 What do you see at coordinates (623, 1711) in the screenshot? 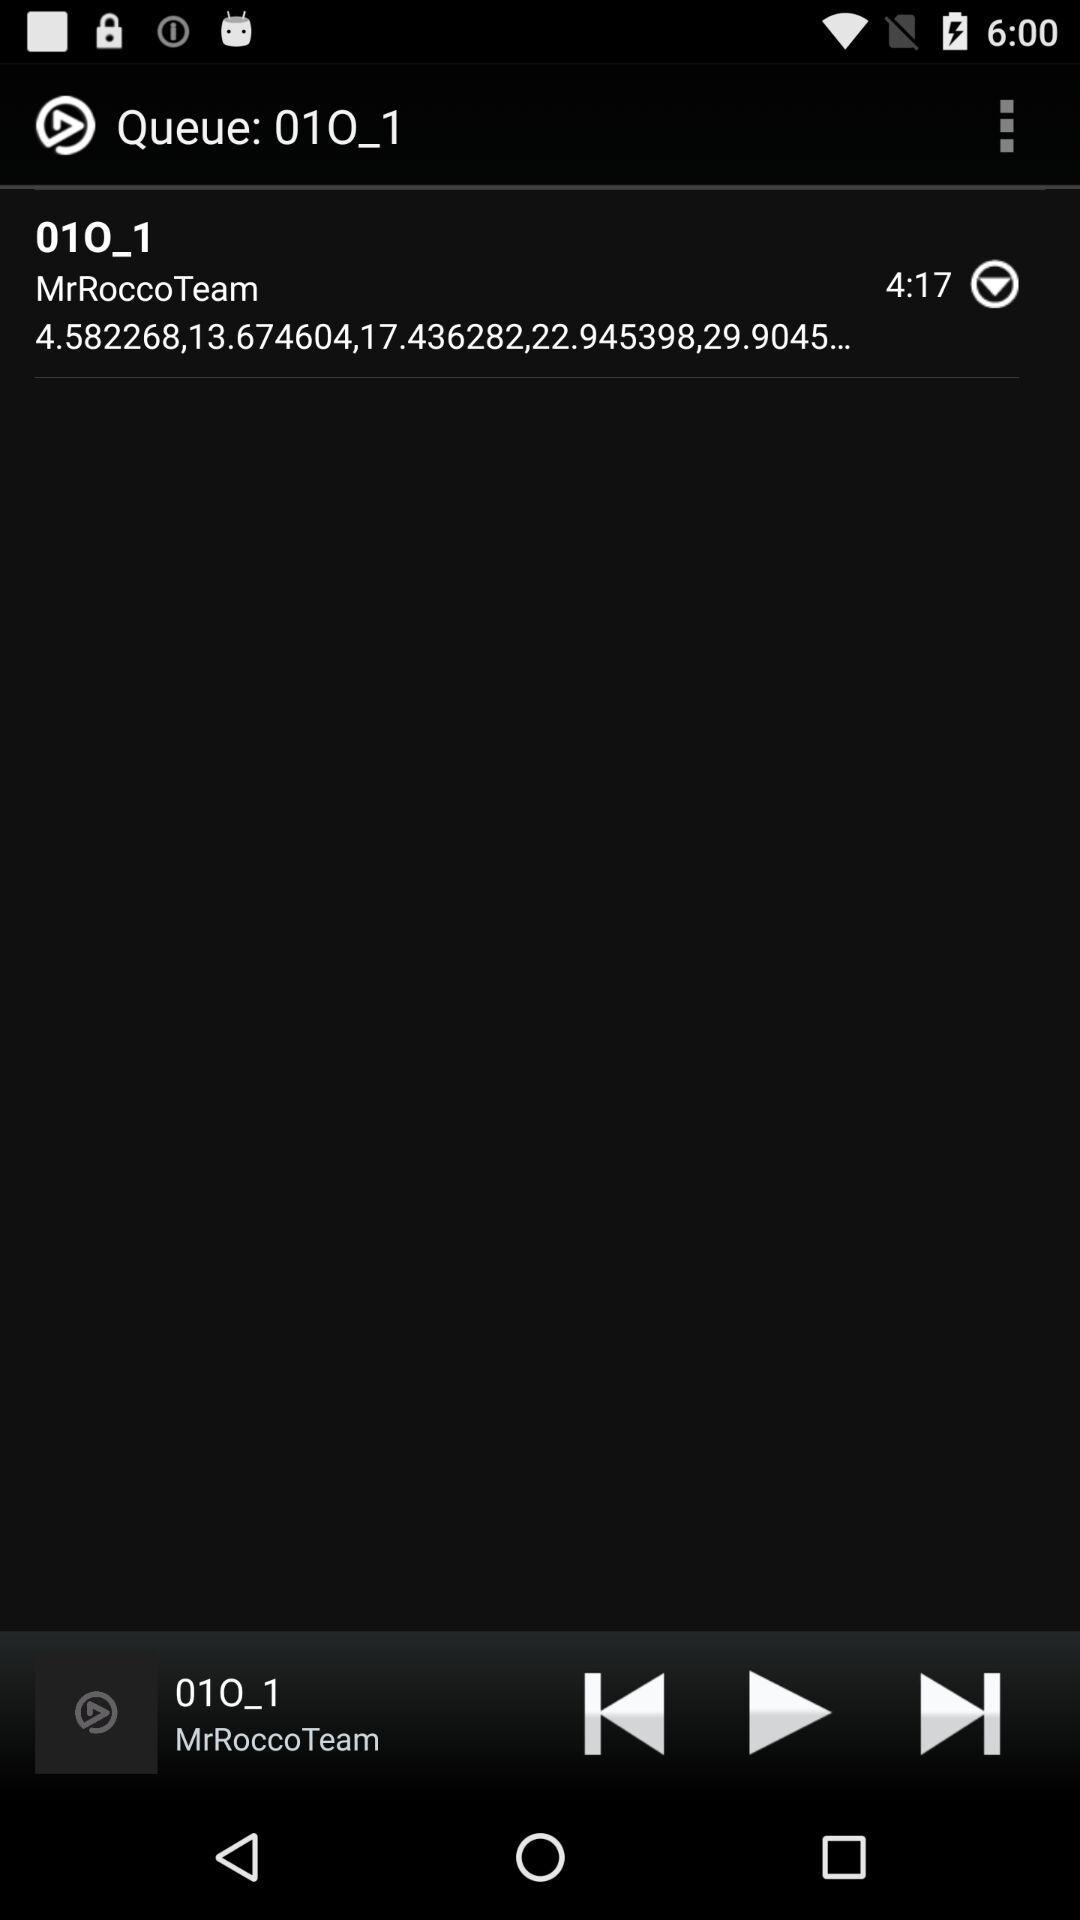
I see `go back` at bounding box center [623, 1711].